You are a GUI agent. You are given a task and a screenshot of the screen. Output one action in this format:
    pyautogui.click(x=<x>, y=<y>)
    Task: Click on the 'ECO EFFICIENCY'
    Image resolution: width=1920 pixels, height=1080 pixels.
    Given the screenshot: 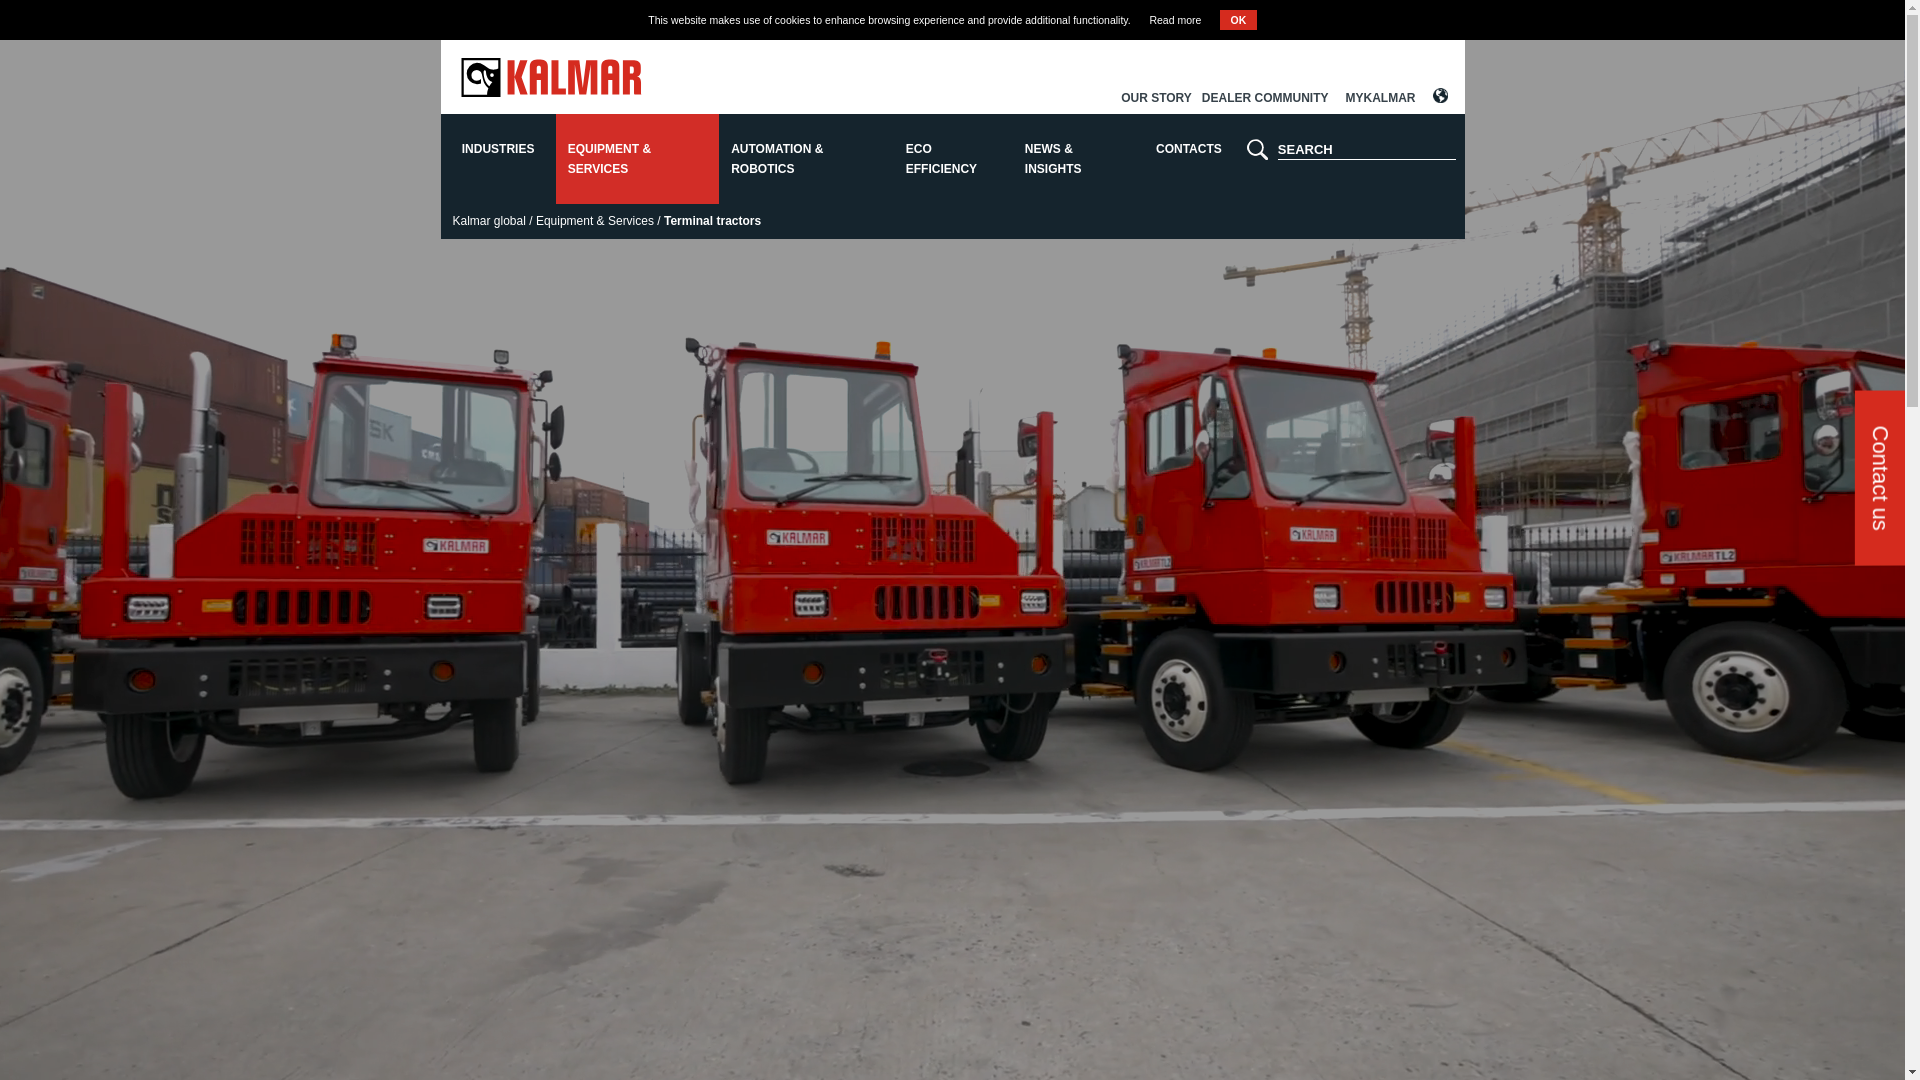 What is the action you would take?
    pyautogui.click(x=952, y=157)
    